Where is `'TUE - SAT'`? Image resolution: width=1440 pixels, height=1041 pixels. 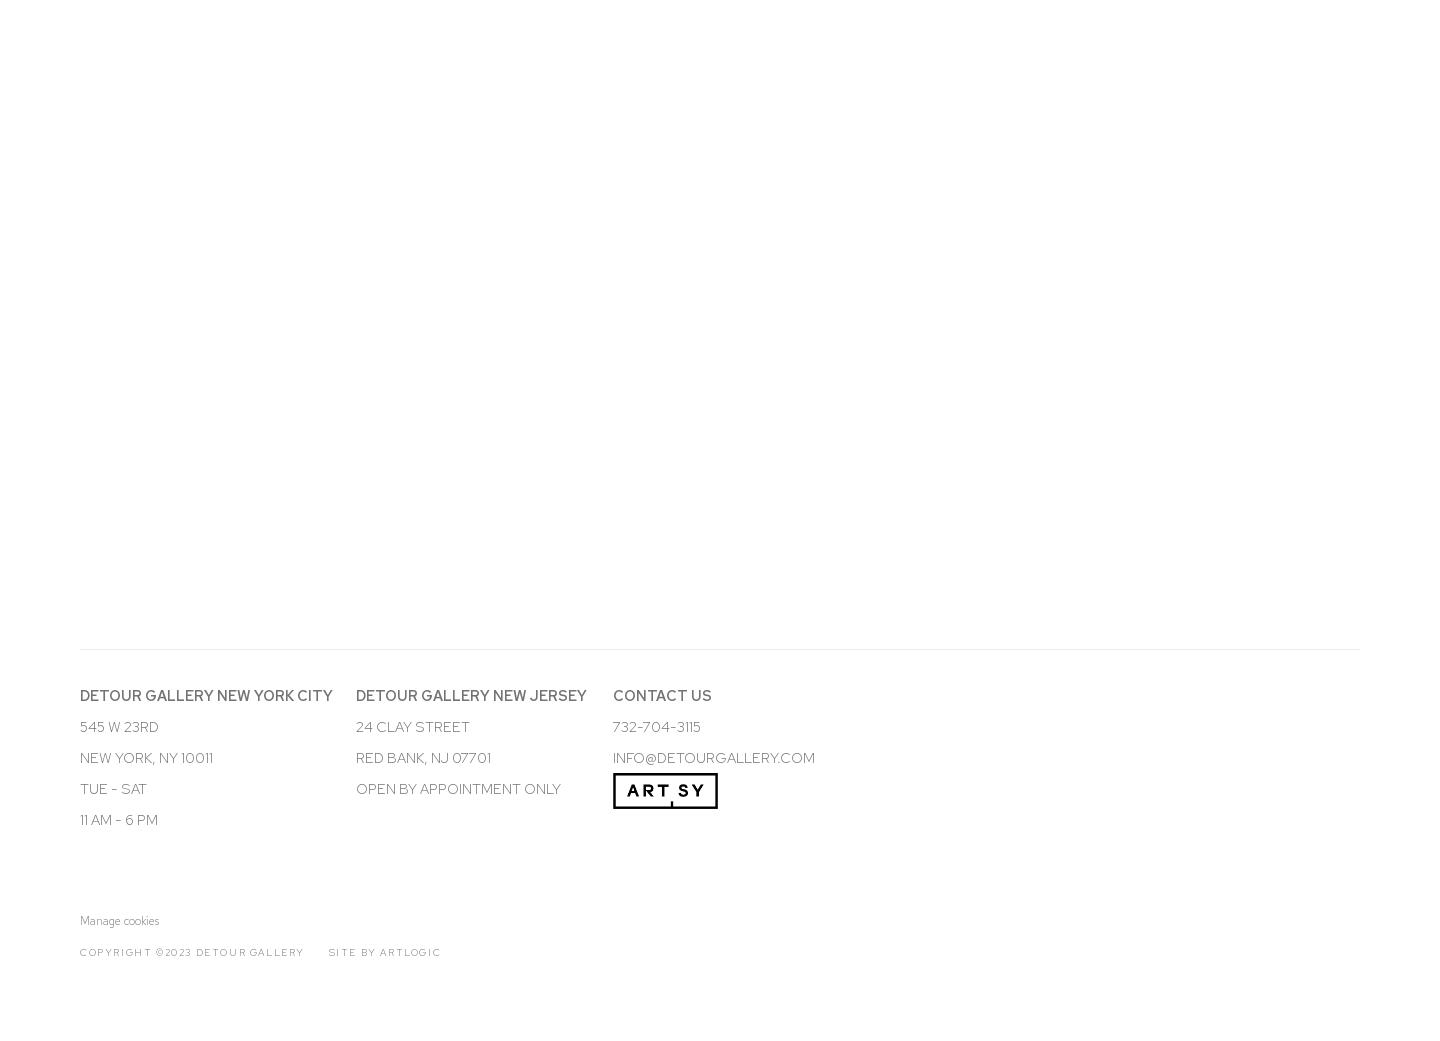
'TUE - SAT' is located at coordinates (113, 787).